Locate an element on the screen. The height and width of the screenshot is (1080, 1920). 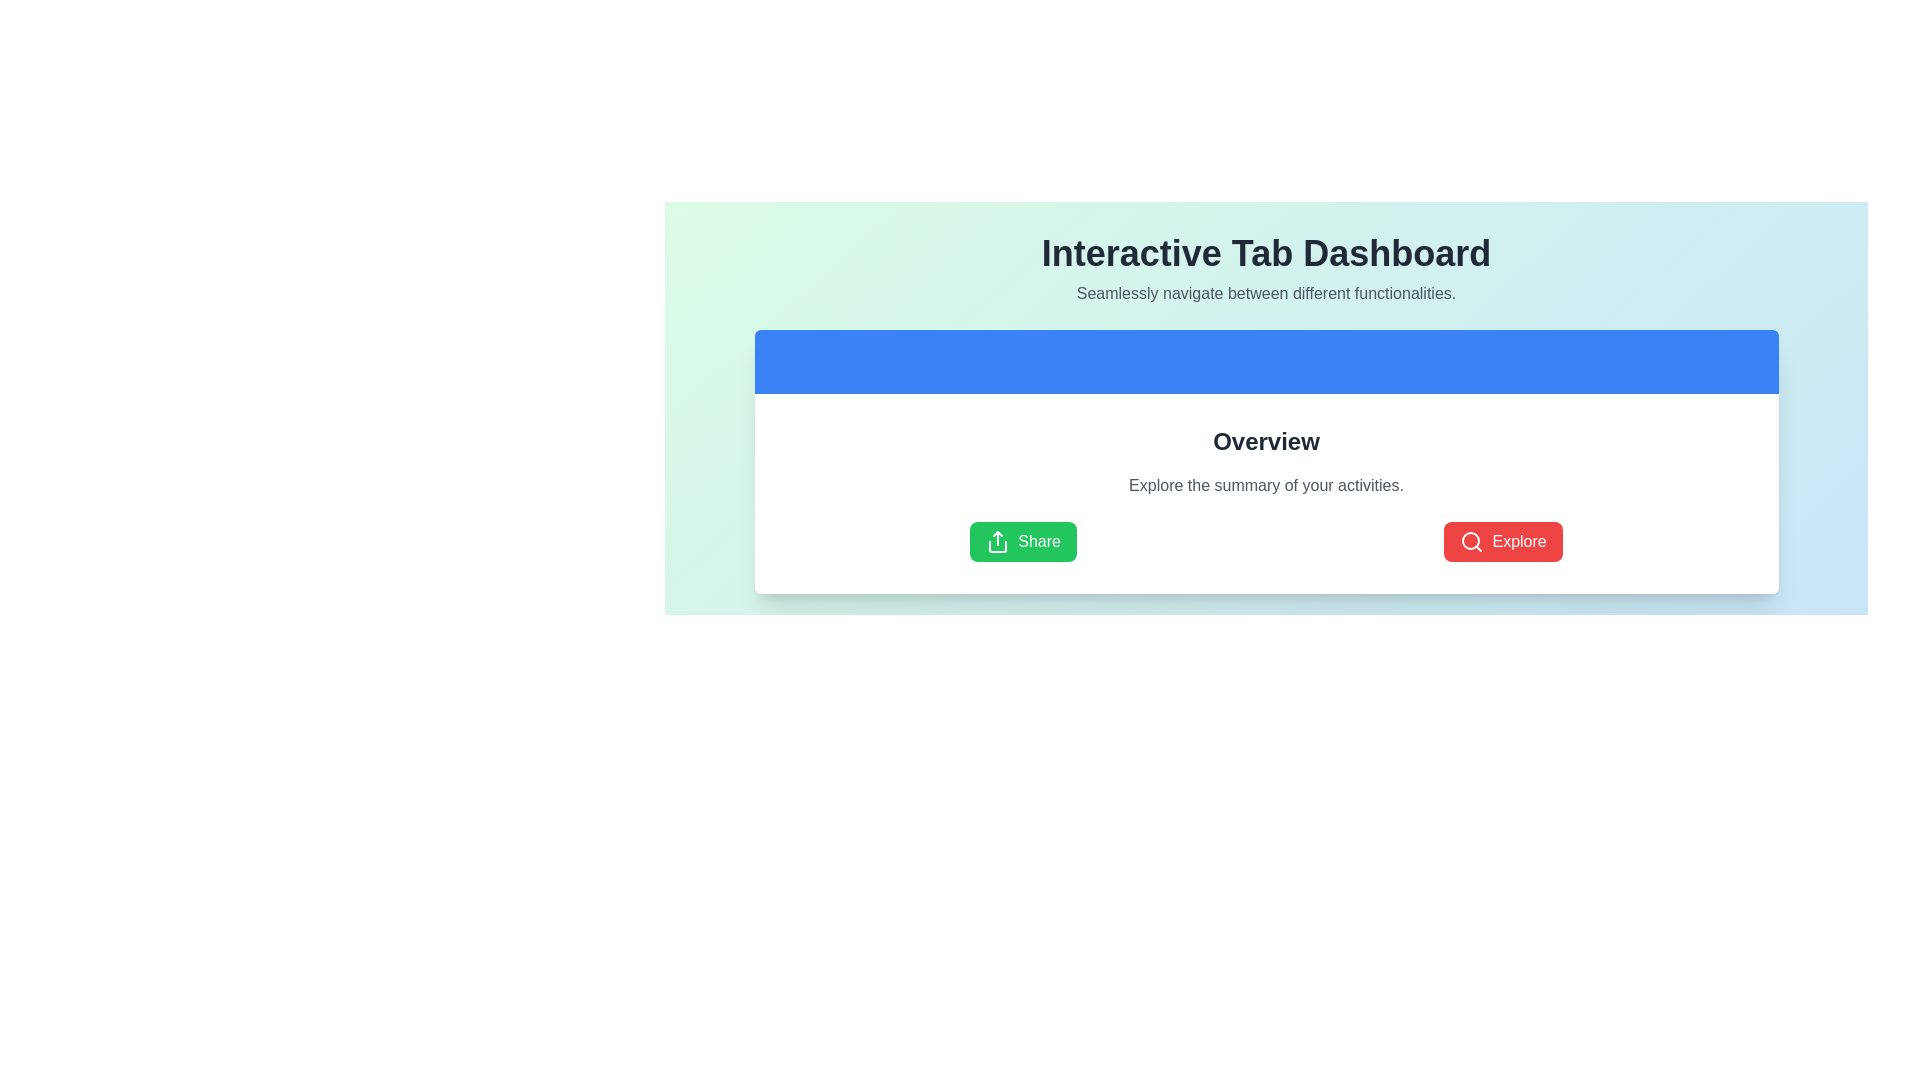
the 'Share' button which contains the SVG share arrow icon, located within a green rectangle with rounded corners is located at coordinates (998, 542).